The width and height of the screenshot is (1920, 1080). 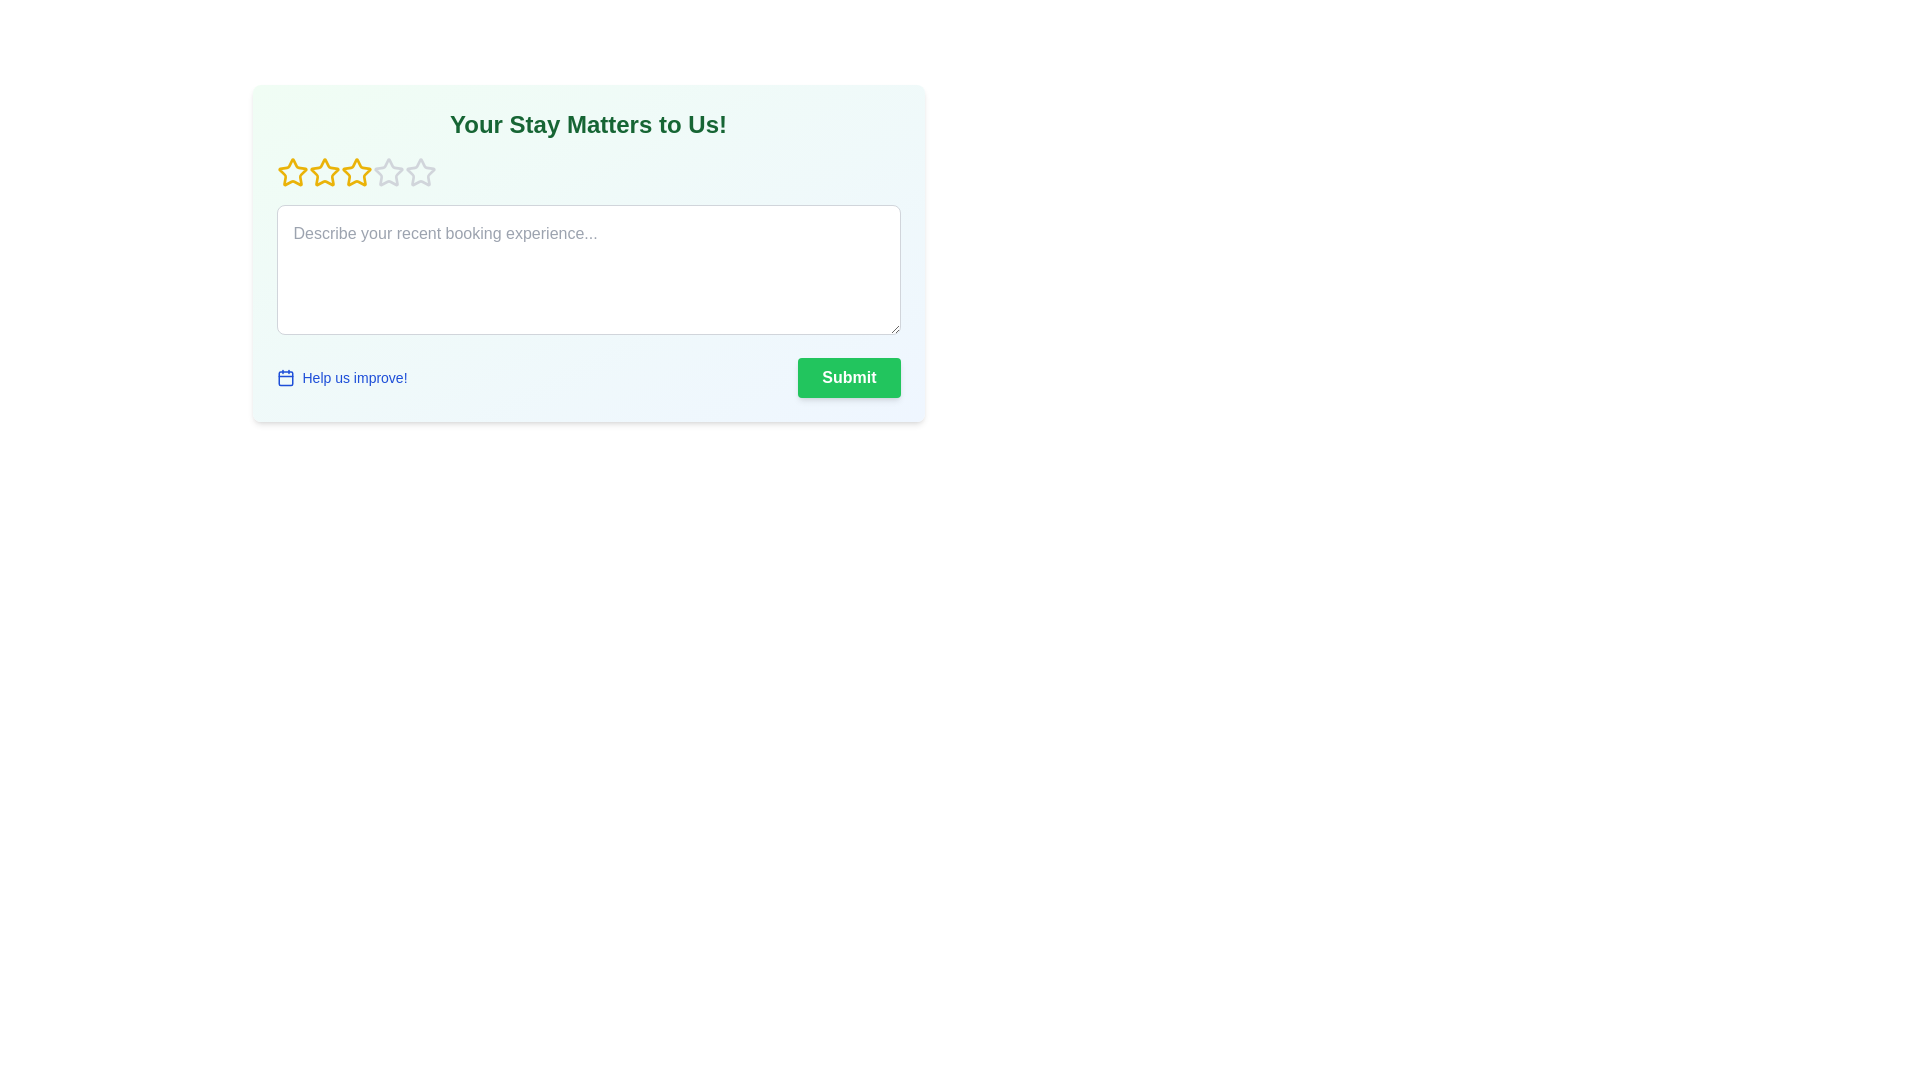 I want to click on the rating to 1 stars by clicking the corresponding star icon, so click(x=291, y=172).